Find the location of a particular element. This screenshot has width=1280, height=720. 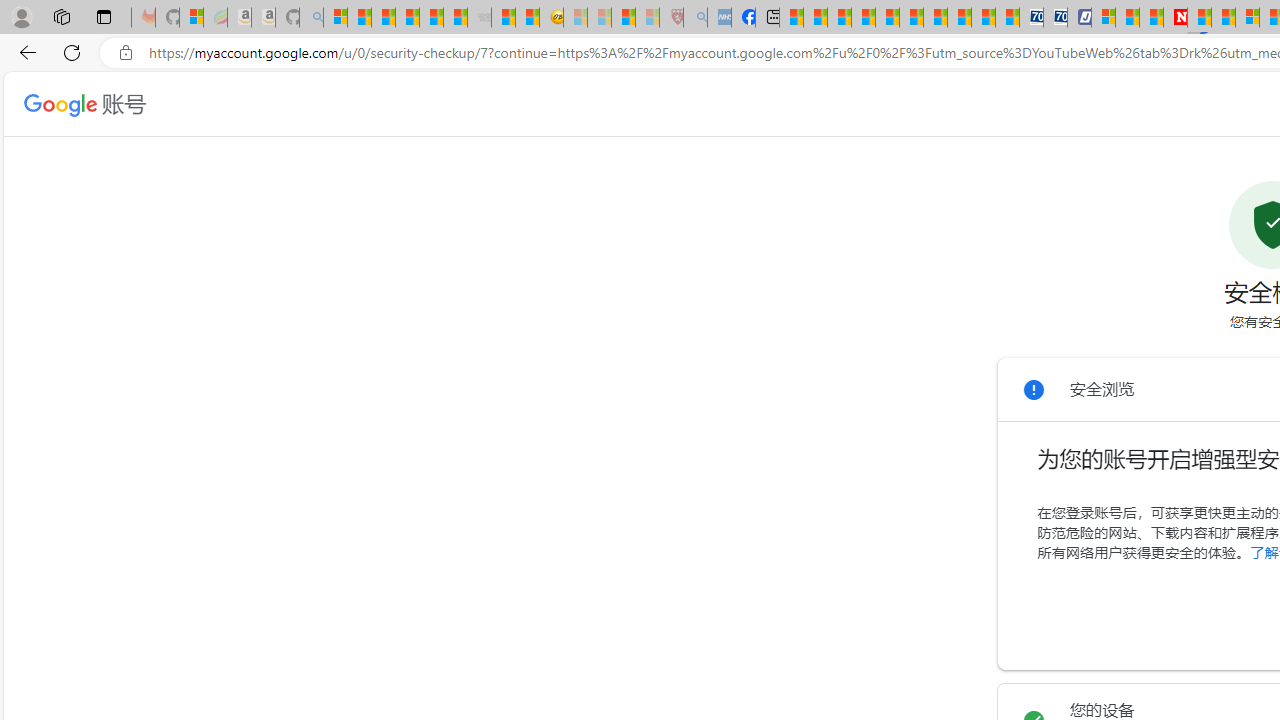

'Newsweek - News, Analysis, Politics, Business, Technology' is located at coordinates (1175, 17).